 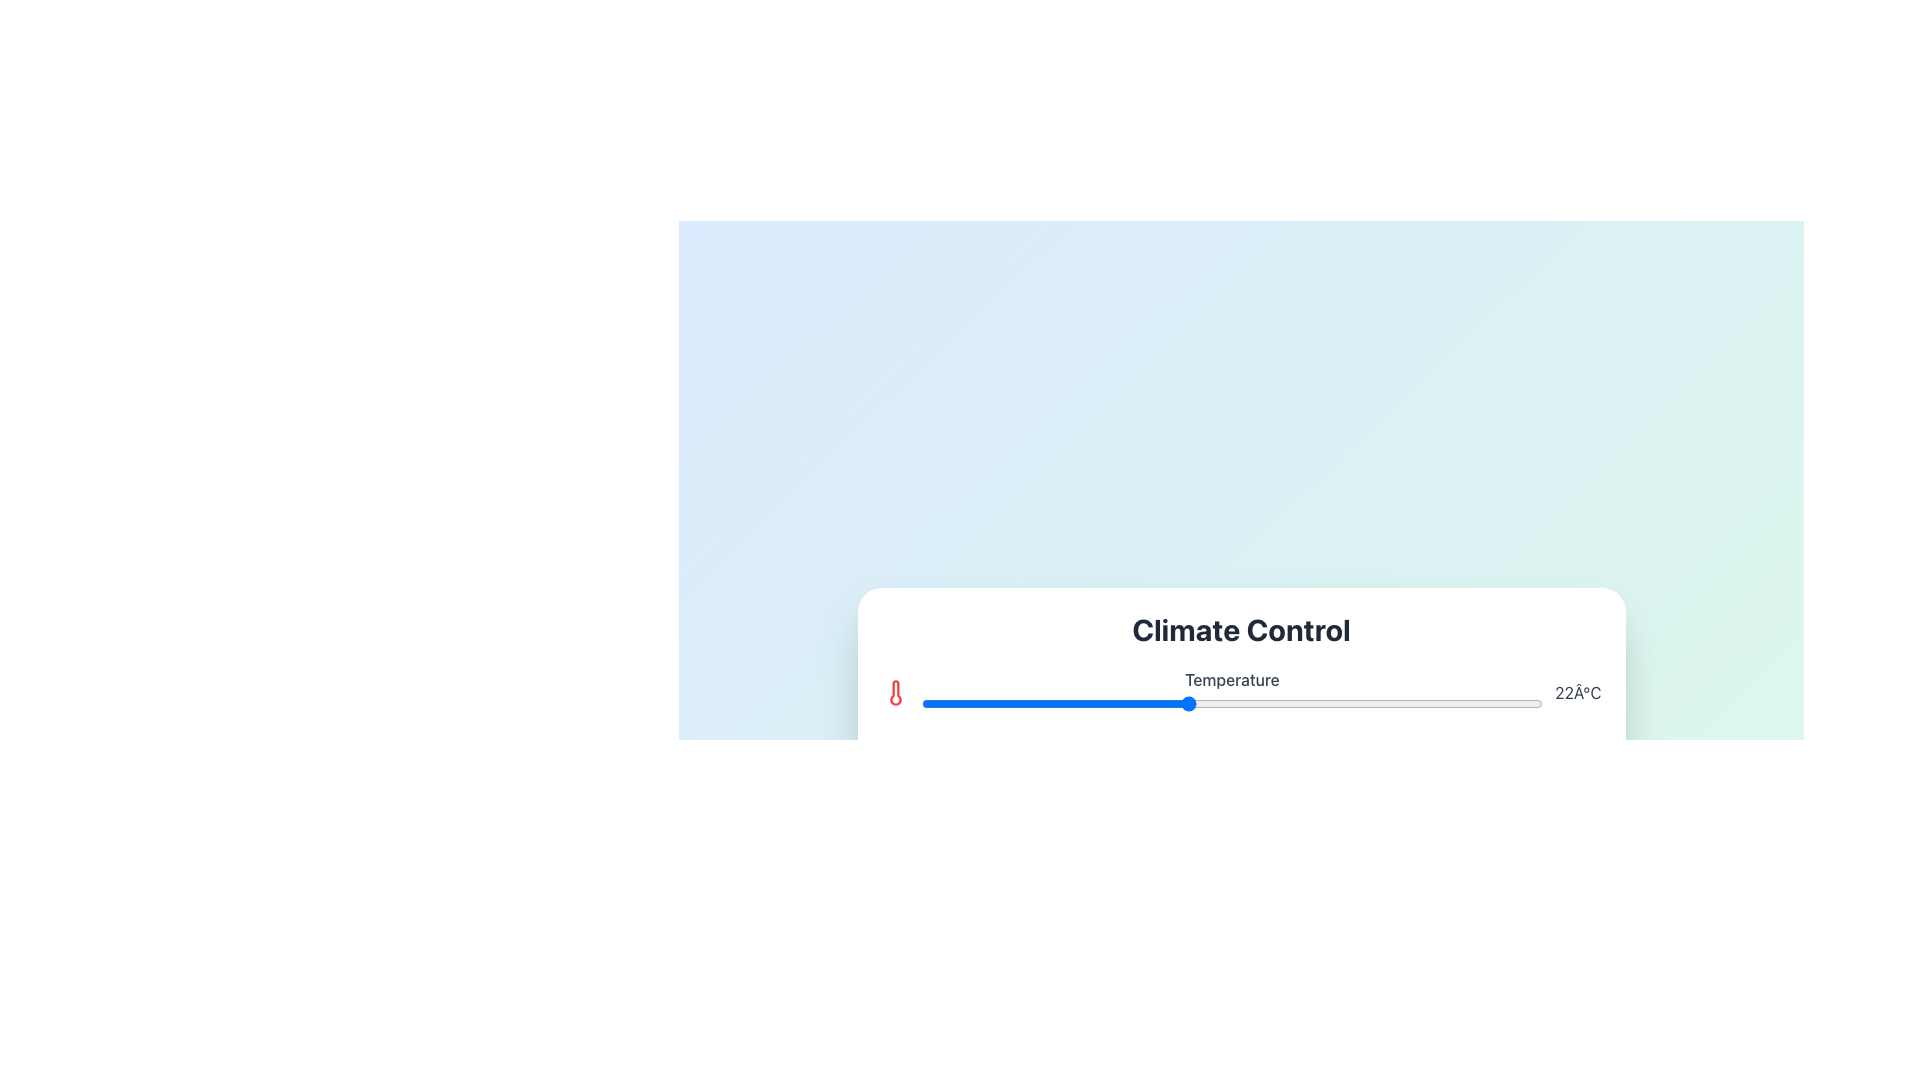 What do you see at coordinates (1231, 703) in the screenshot?
I see `the temperature slider` at bounding box center [1231, 703].